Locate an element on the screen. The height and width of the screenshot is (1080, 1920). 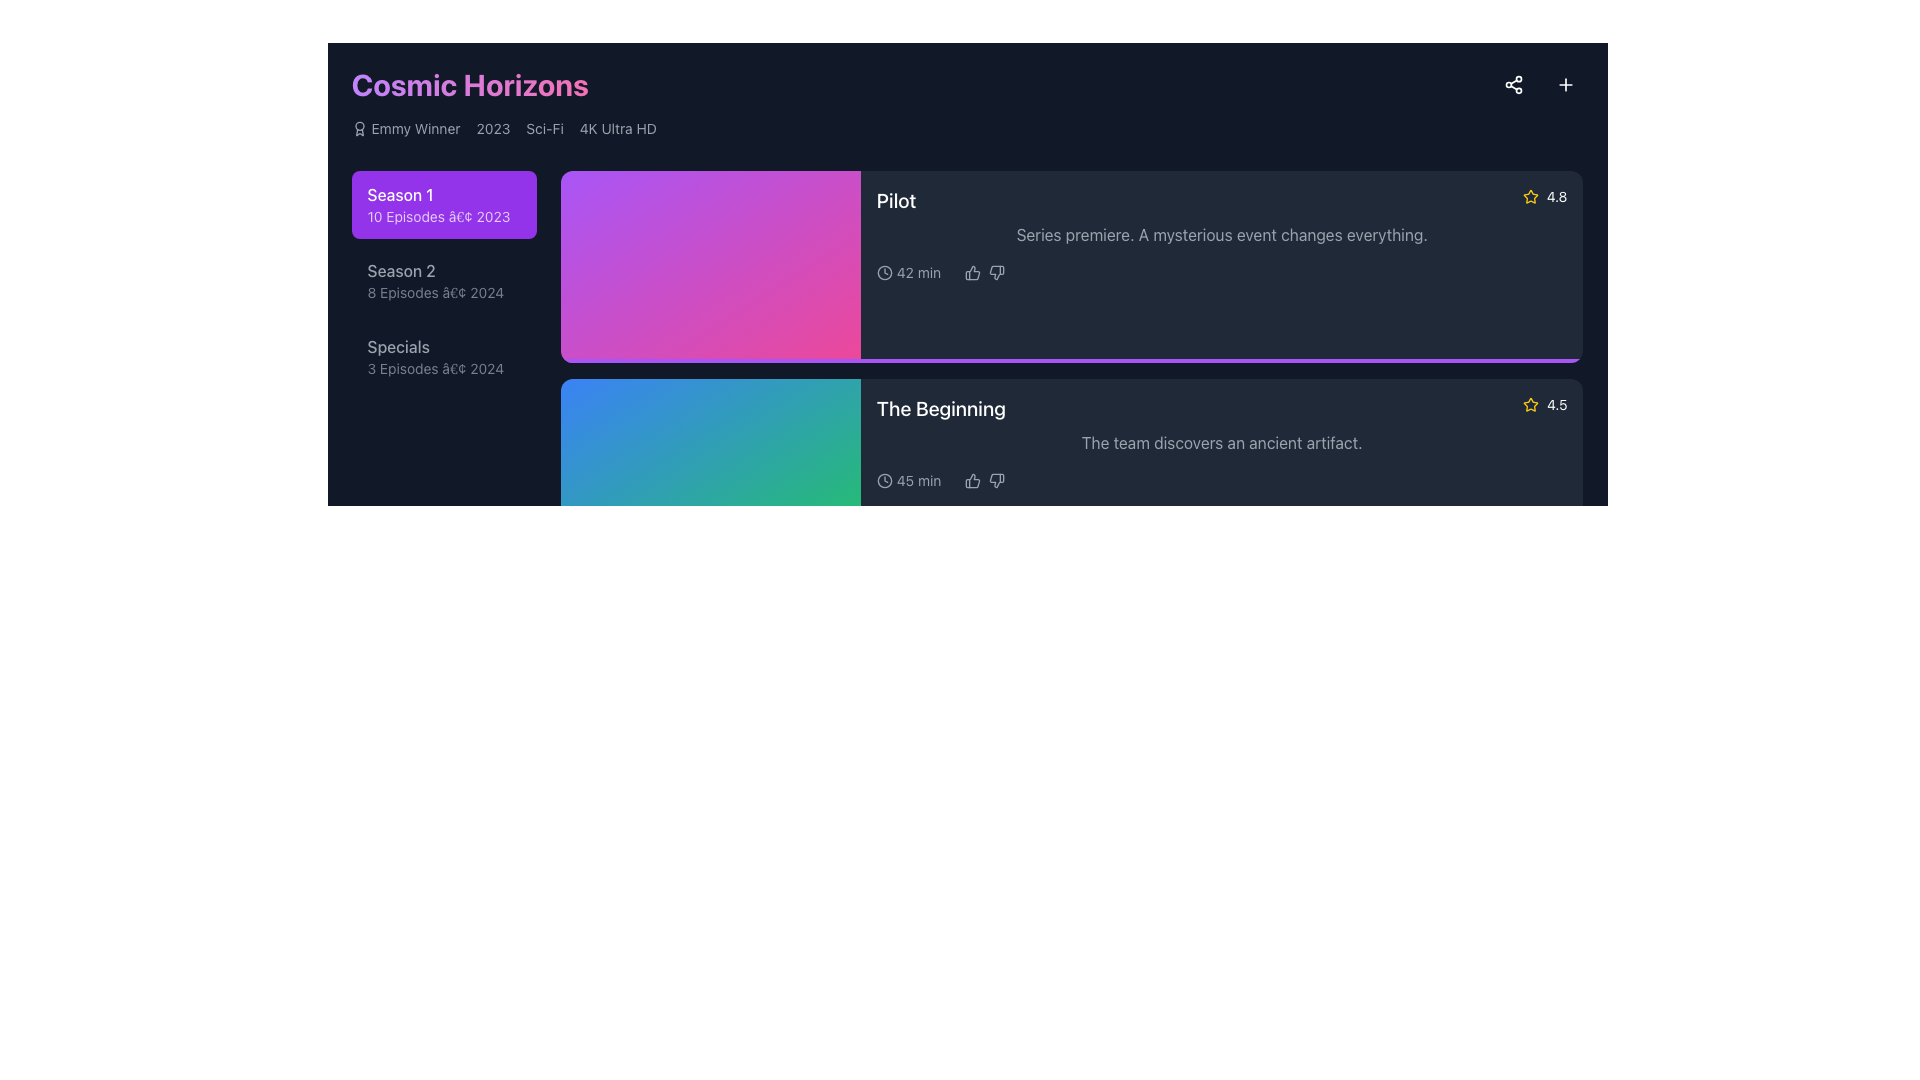
the Icon button used to indicate a positive reaction or approval towards the episode 'Pilot', located to the left of the thumb-down icon and horizontally aligned with the time indicator is located at coordinates (973, 273).